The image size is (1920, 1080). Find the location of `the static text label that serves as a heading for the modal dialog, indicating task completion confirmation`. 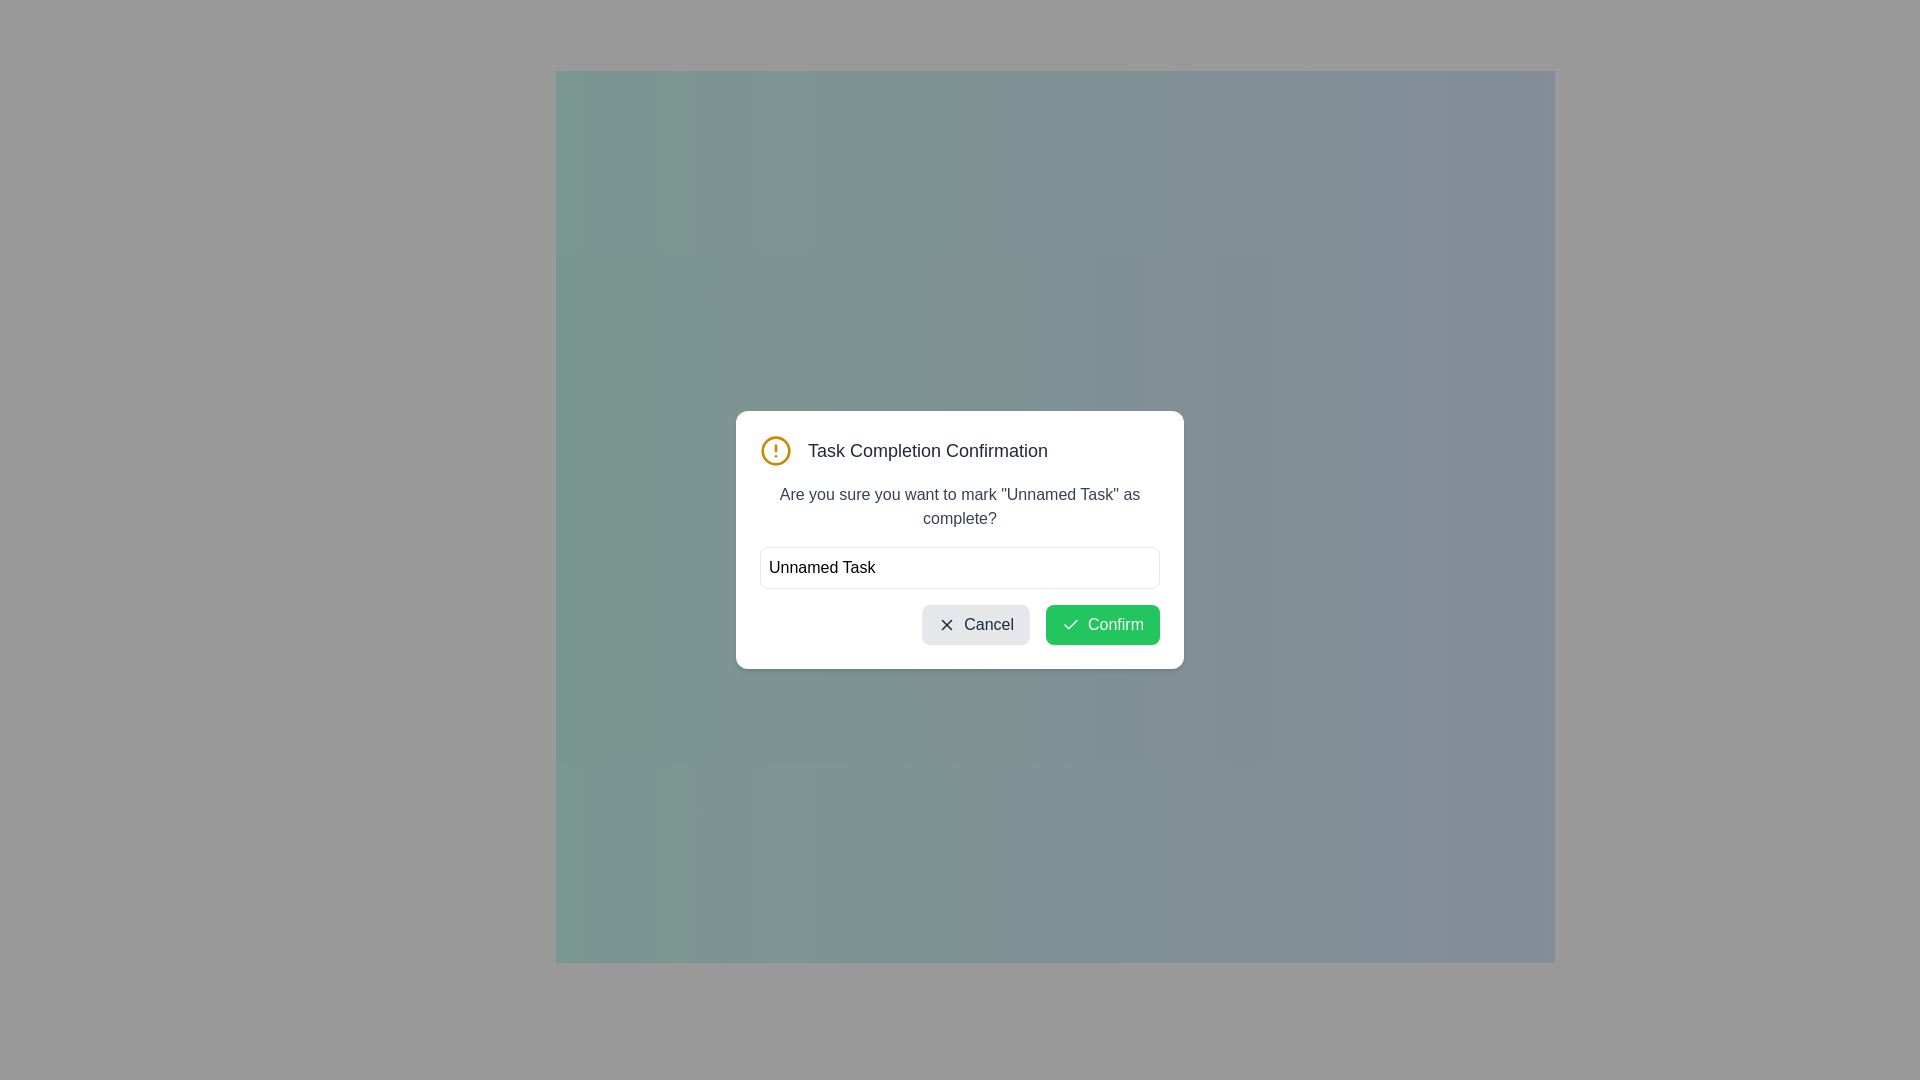

the static text label that serves as a heading for the modal dialog, indicating task completion confirmation is located at coordinates (927, 451).